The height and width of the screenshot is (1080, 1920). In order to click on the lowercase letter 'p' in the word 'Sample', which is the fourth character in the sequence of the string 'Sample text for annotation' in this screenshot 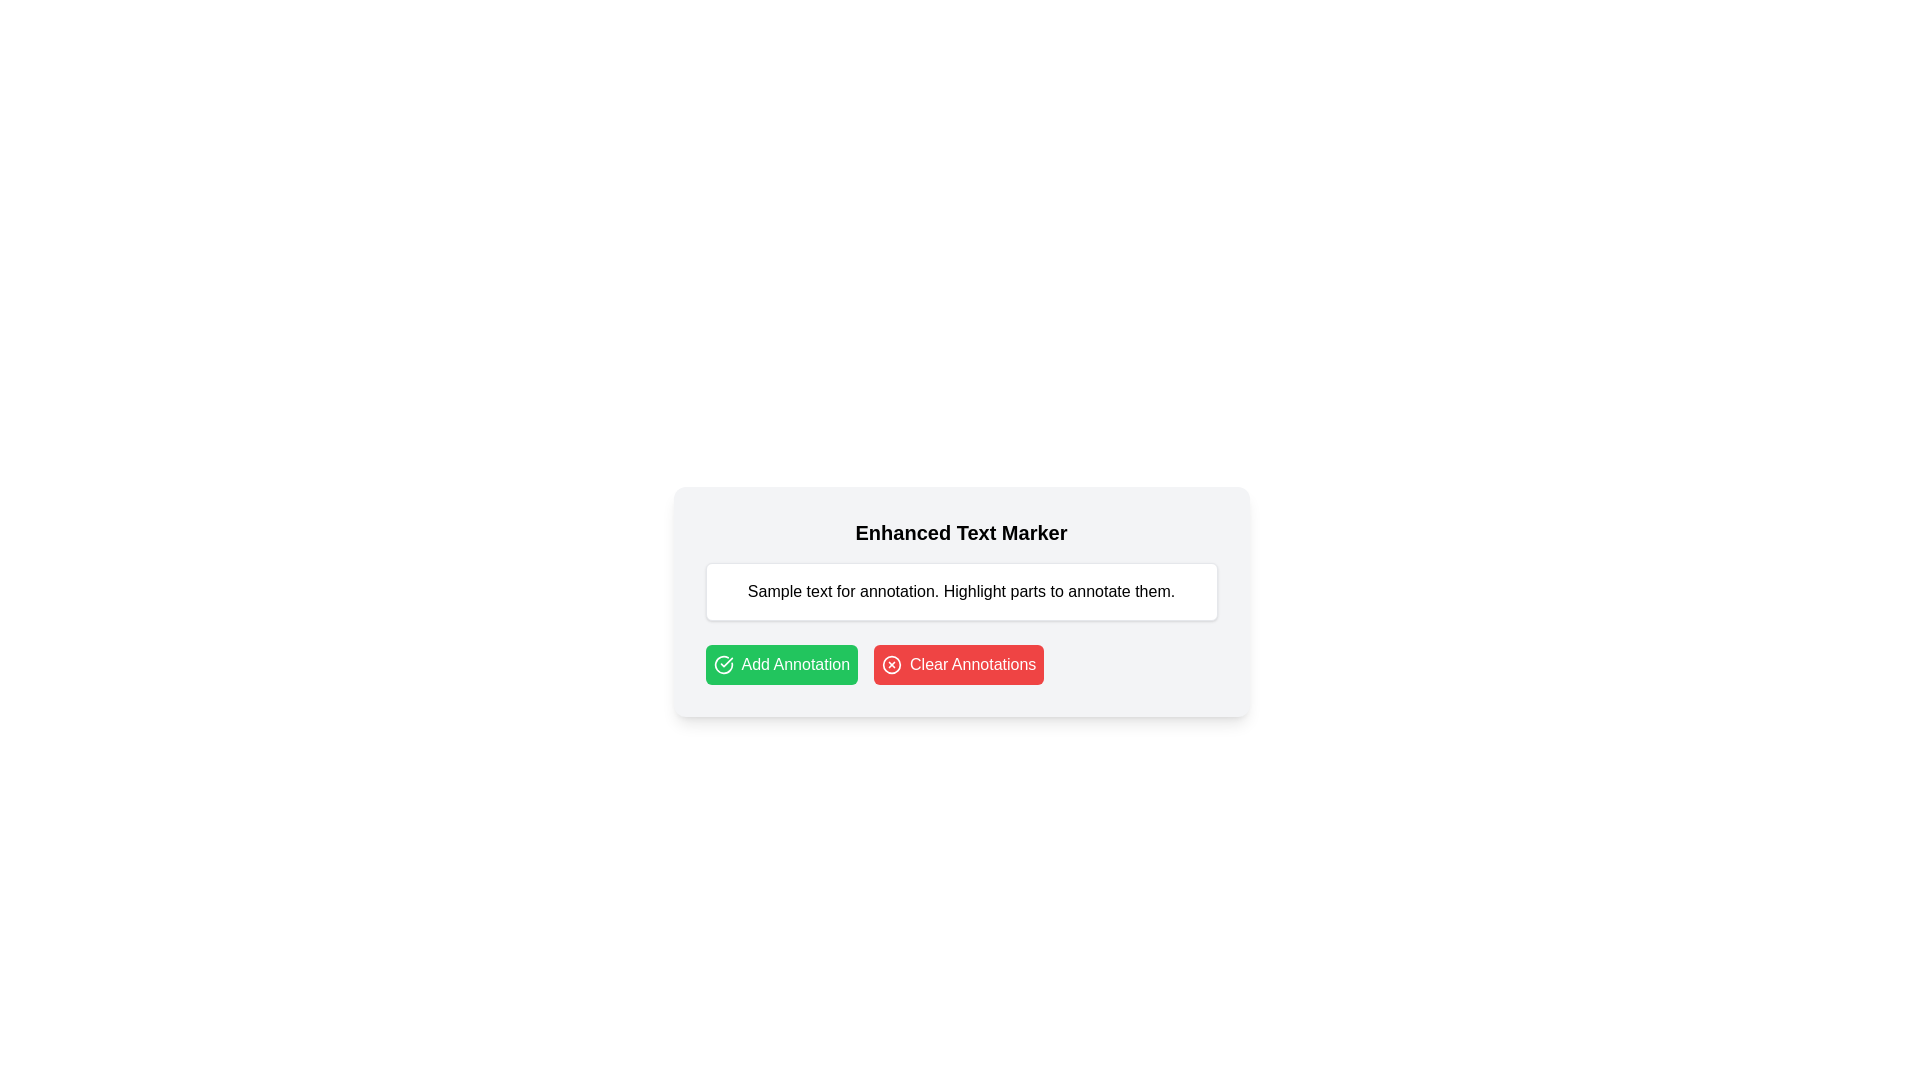, I will do `click(784, 590)`.